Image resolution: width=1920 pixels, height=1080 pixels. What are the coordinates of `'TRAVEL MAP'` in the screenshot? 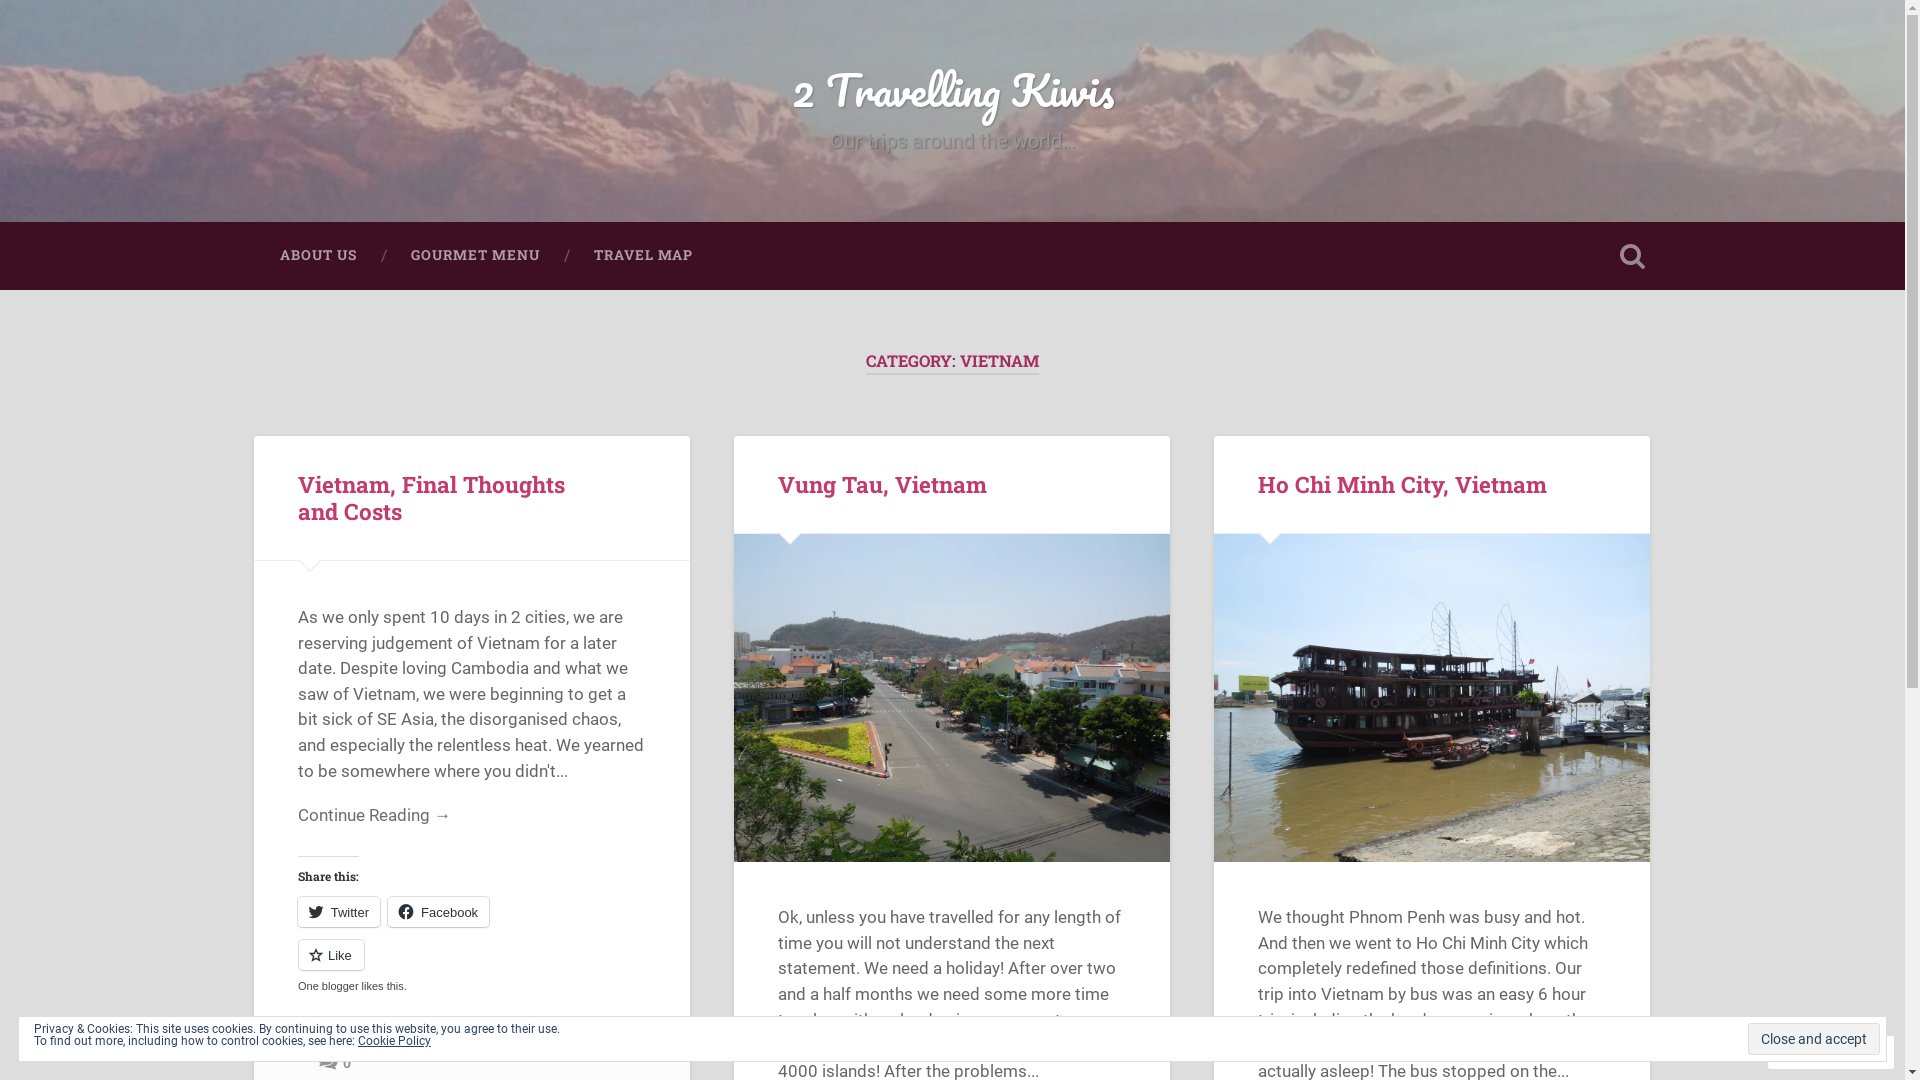 It's located at (642, 254).